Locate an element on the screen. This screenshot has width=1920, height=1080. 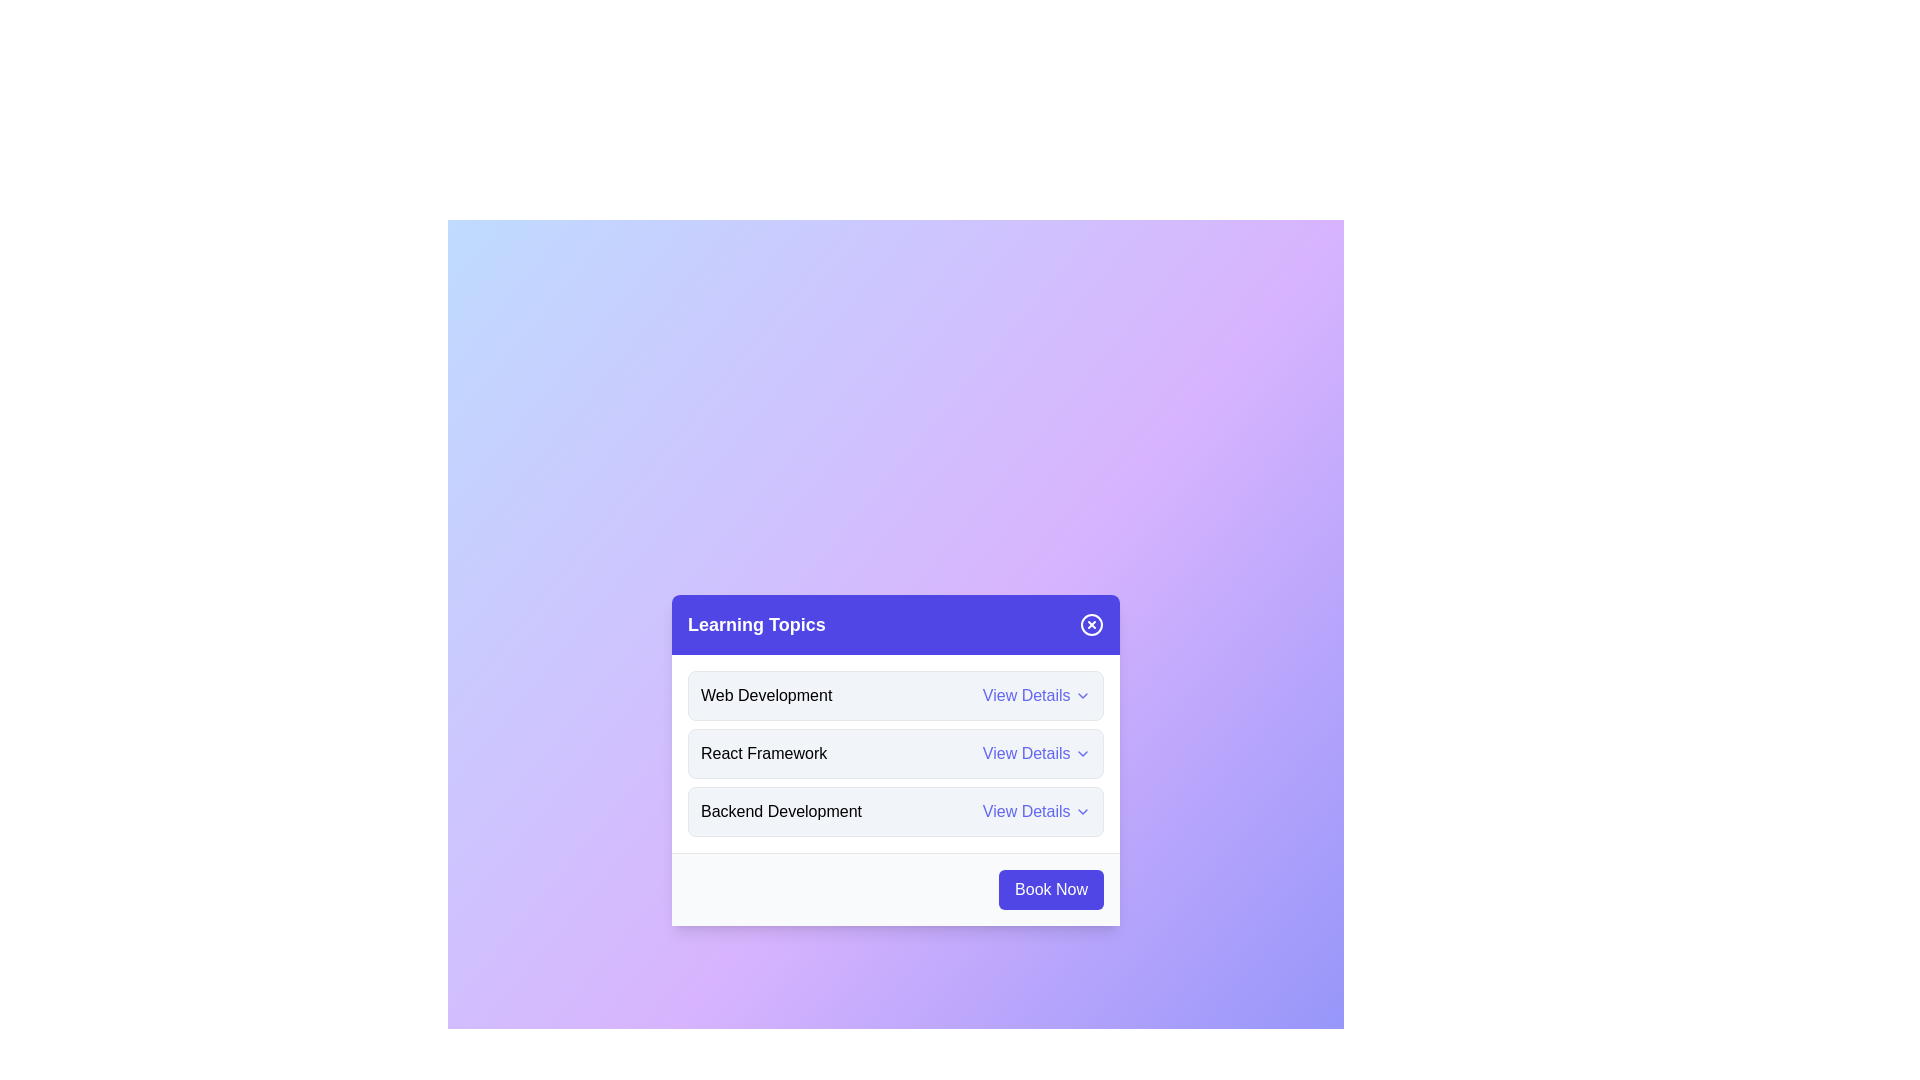
the 'Book Now' button to proceed is located at coordinates (1050, 887).